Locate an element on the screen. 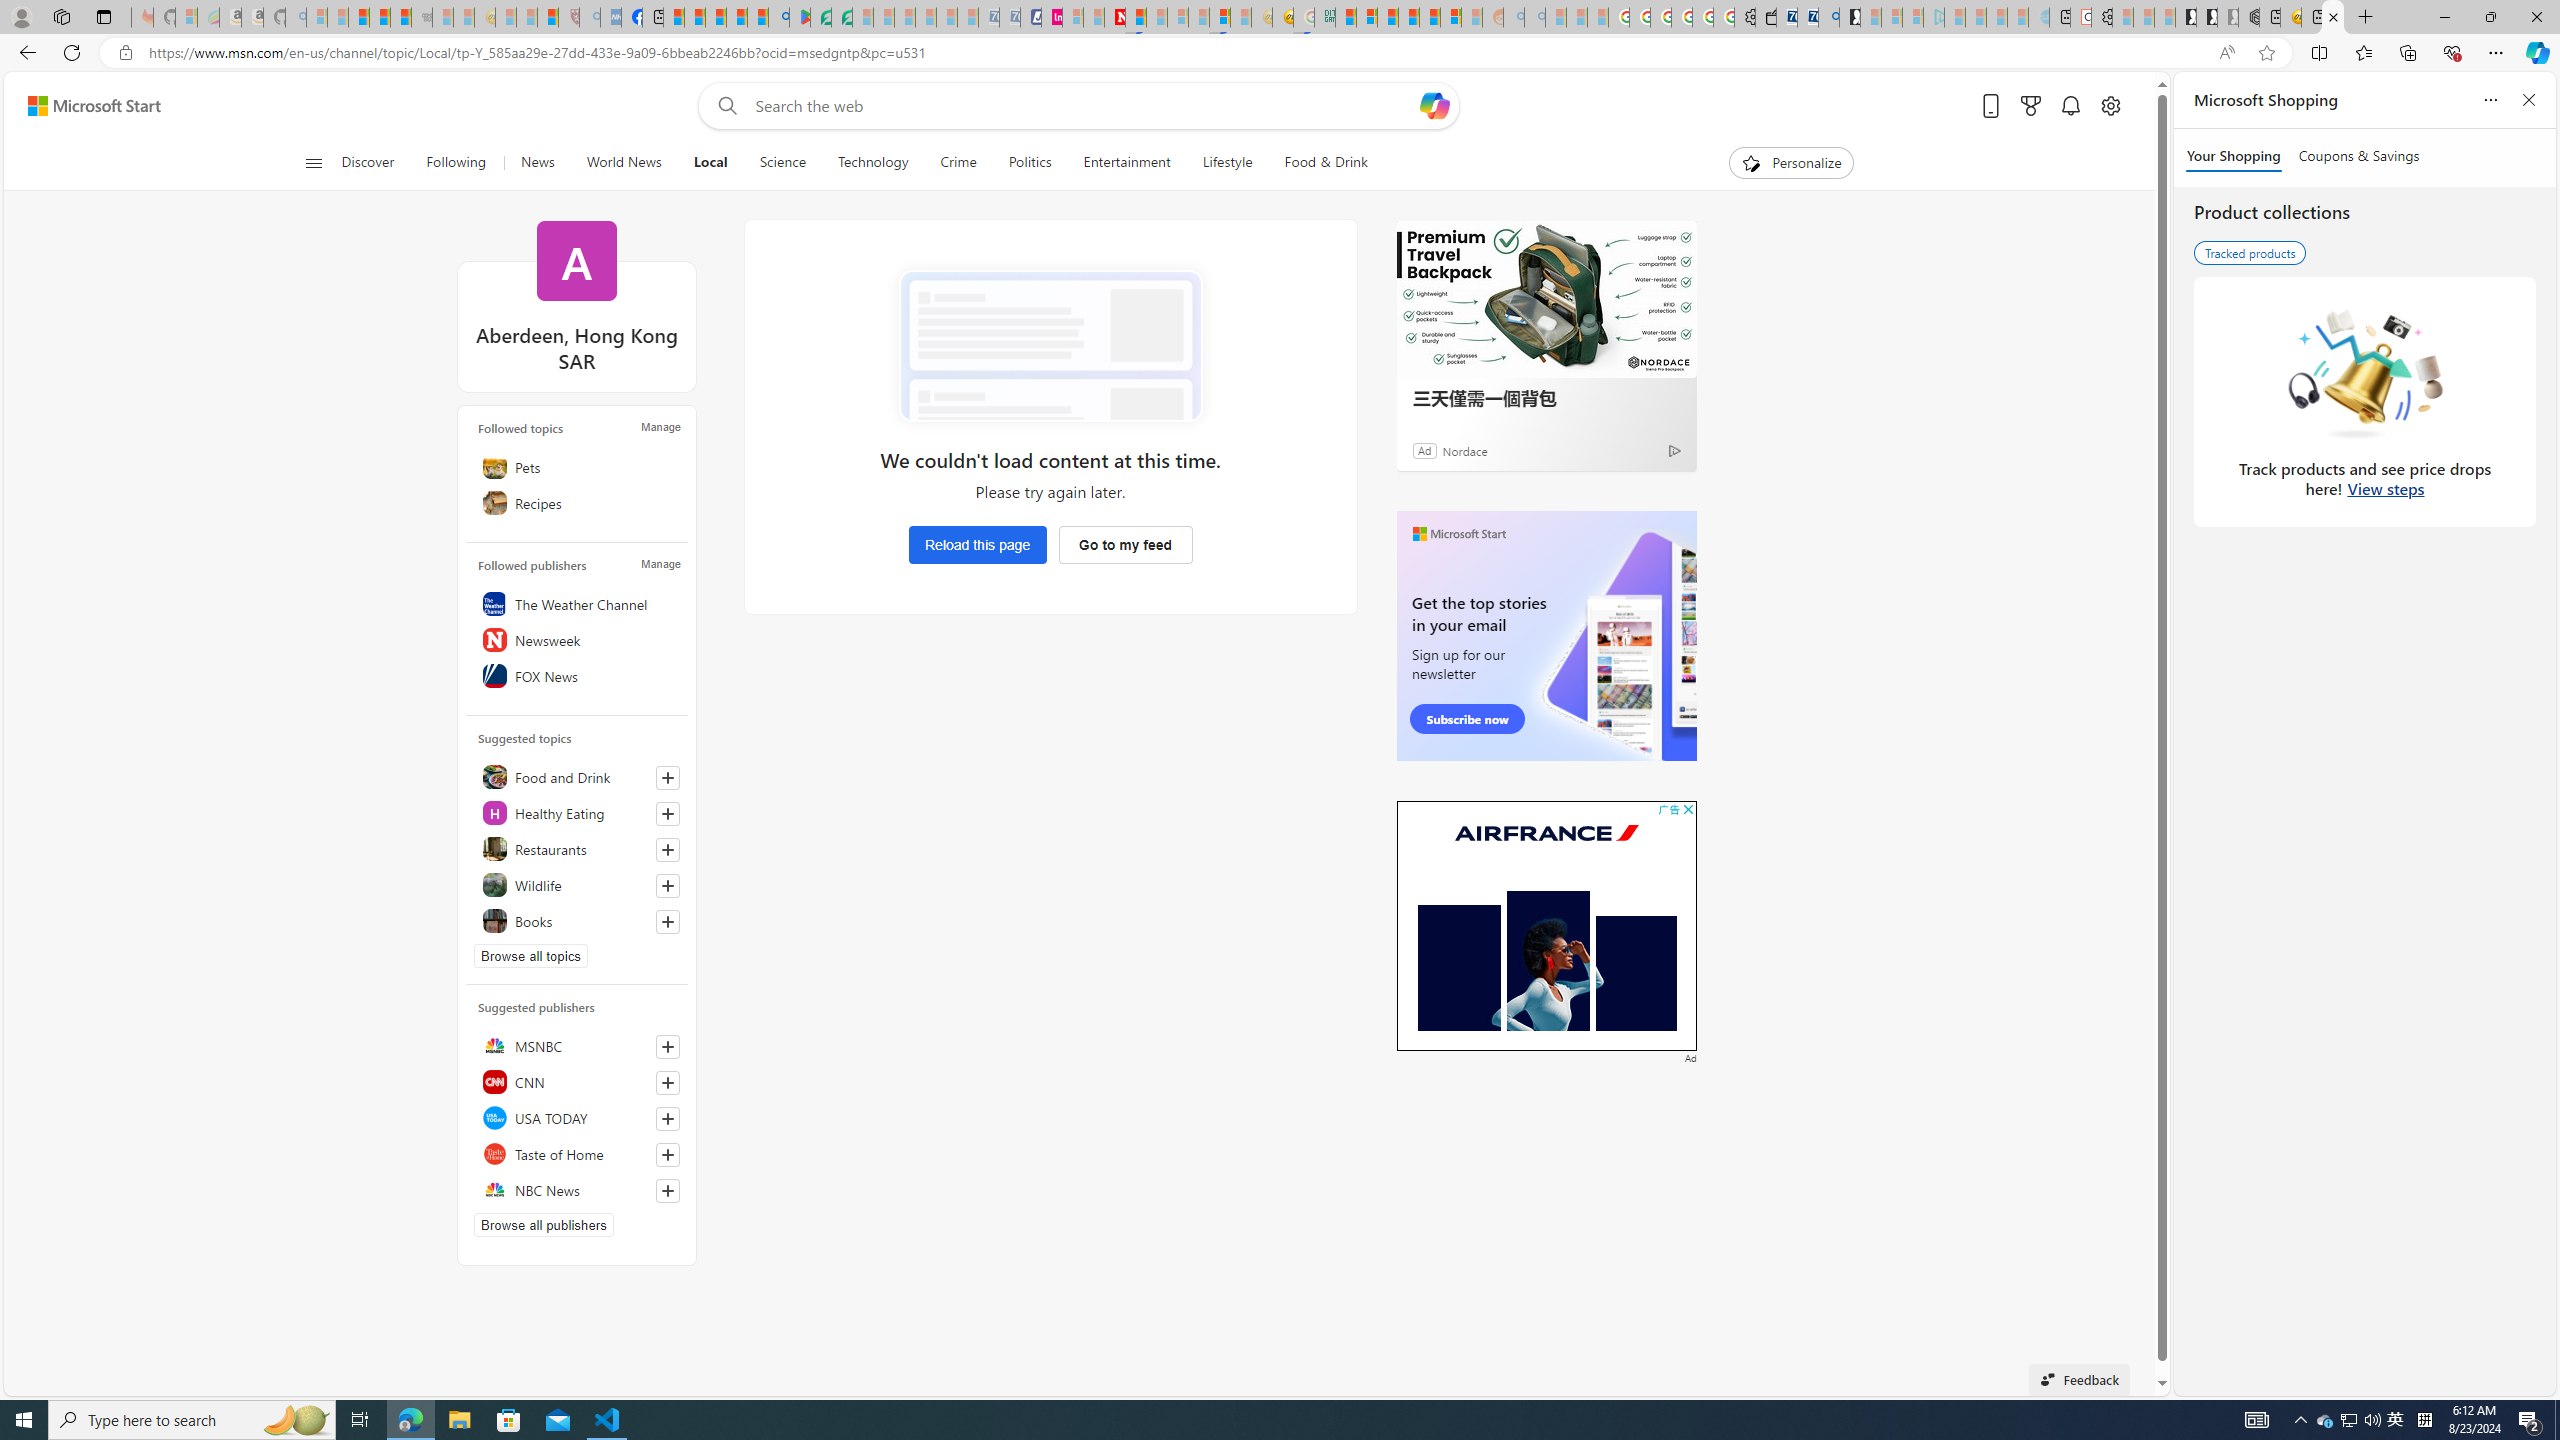  'Restaurants' is located at coordinates (575, 847).